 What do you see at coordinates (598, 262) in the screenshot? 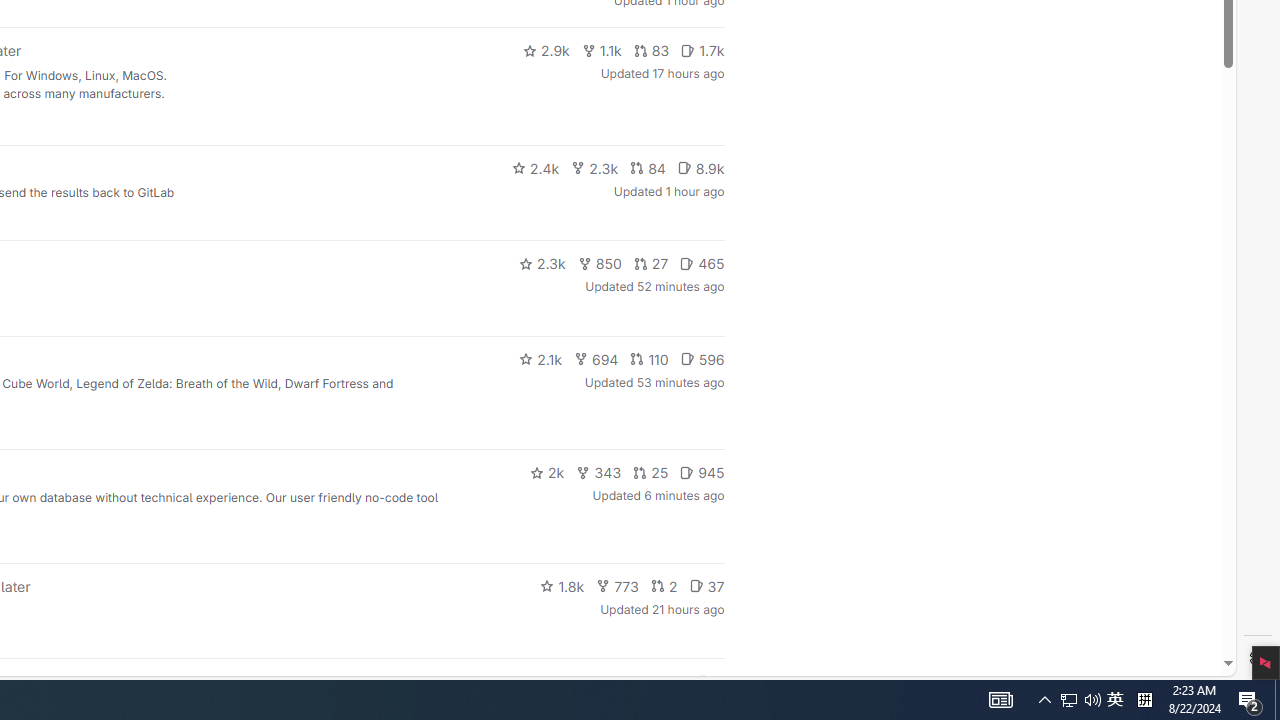
I see `'850'` at bounding box center [598, 262].